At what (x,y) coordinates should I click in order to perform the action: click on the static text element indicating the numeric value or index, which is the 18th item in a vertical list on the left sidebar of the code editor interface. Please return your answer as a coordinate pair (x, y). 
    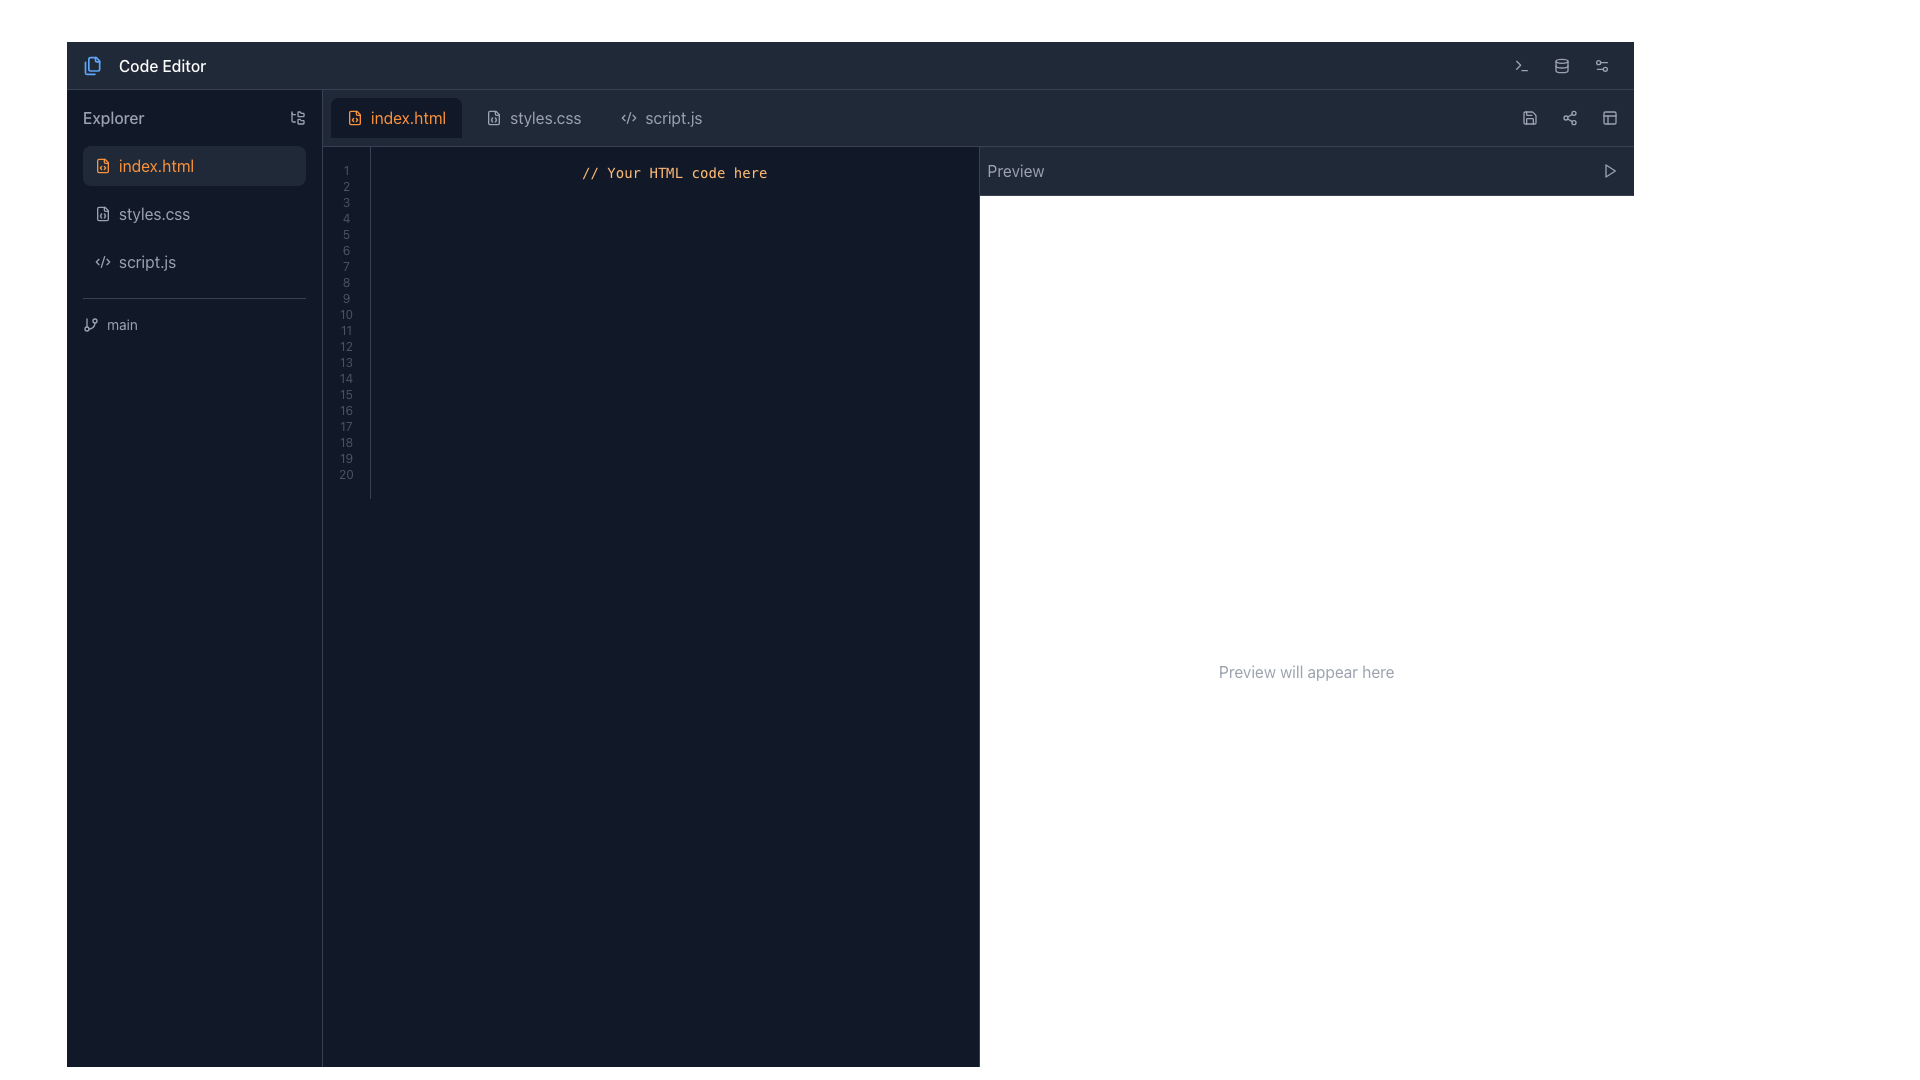
    Looking at the image, I should click on (346, 442).